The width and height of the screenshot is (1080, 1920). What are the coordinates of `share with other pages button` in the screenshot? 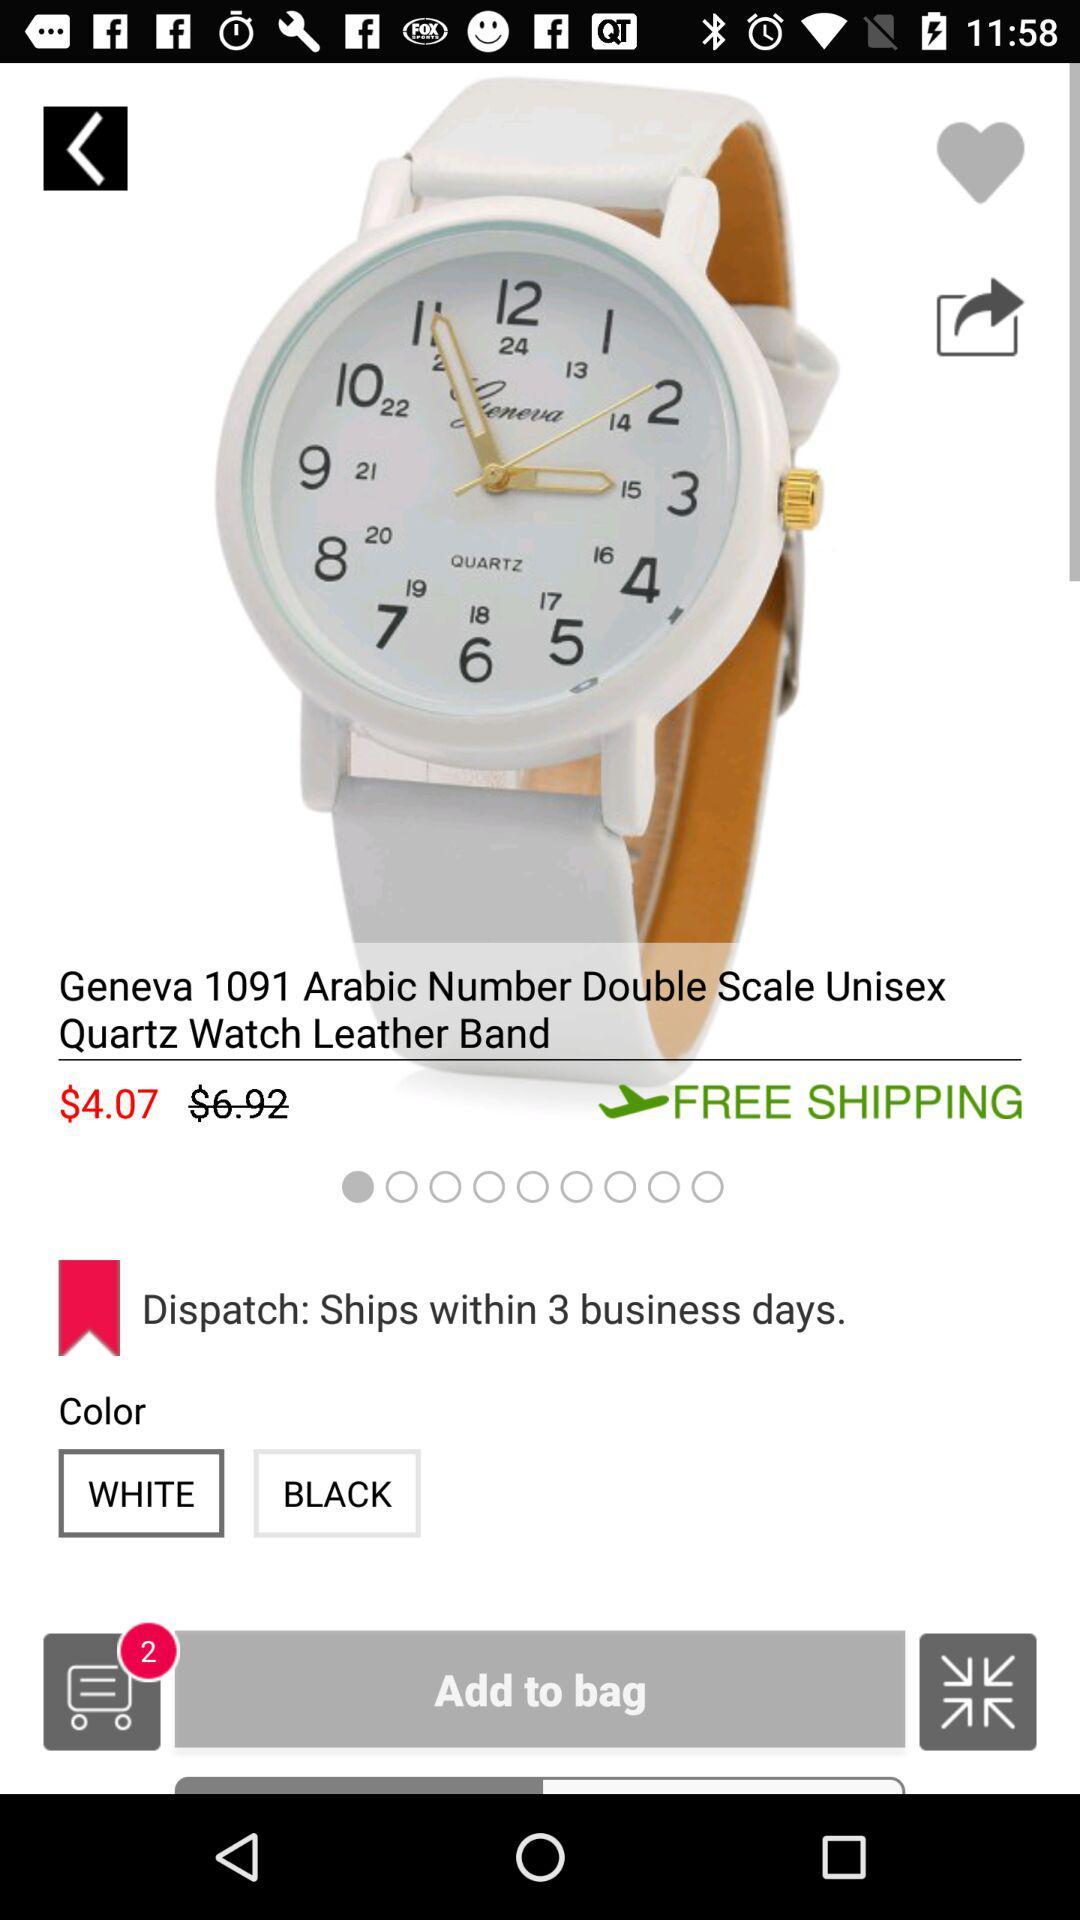 It's located at (979, 316).